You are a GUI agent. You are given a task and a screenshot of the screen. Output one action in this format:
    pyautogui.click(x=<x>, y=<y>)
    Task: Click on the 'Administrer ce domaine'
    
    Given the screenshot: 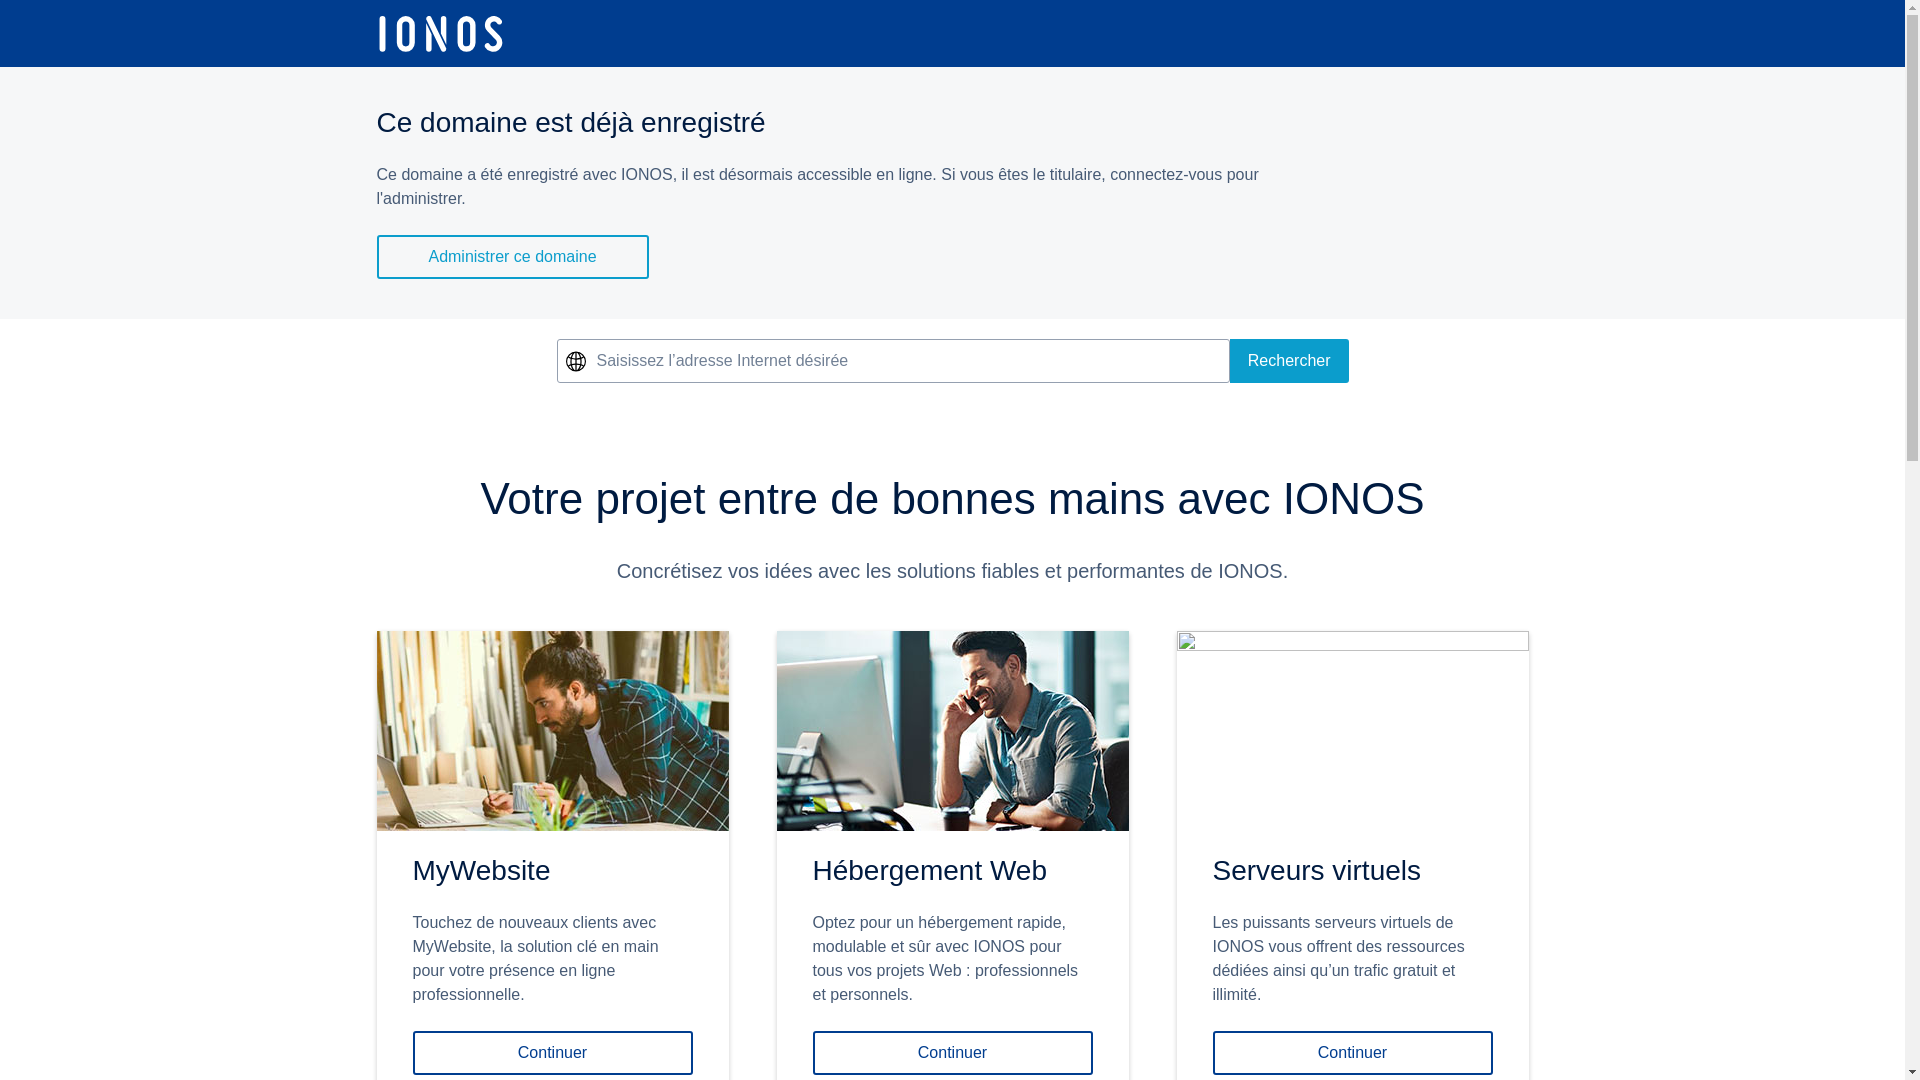 What is the action you would take?
    pyautogui.click(x=512, y=256)
    